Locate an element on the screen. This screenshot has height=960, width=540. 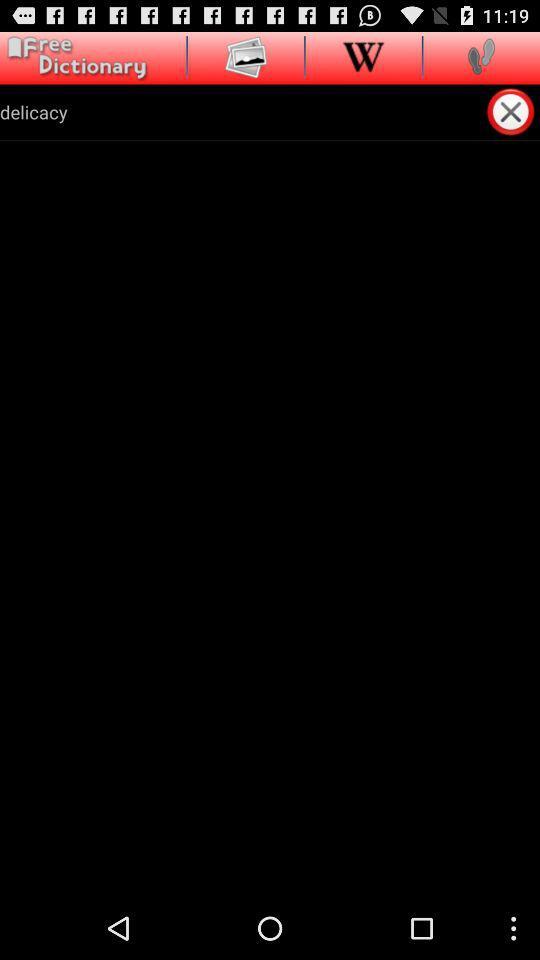
delicacy icon is located at coordinates (242, 111).